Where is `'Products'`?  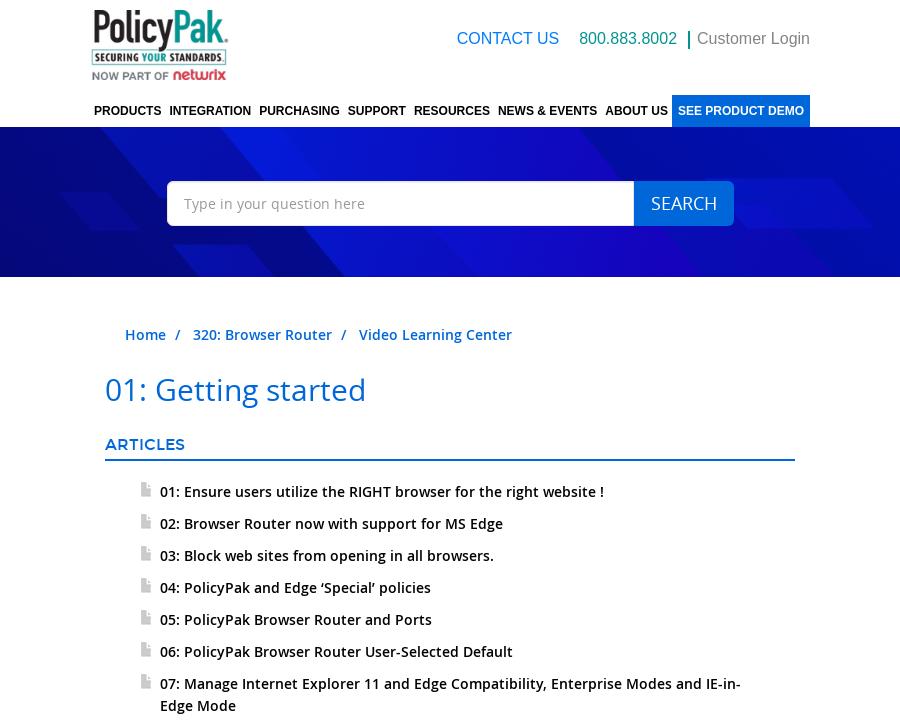
'Products' is located at coordinates (127, 111).